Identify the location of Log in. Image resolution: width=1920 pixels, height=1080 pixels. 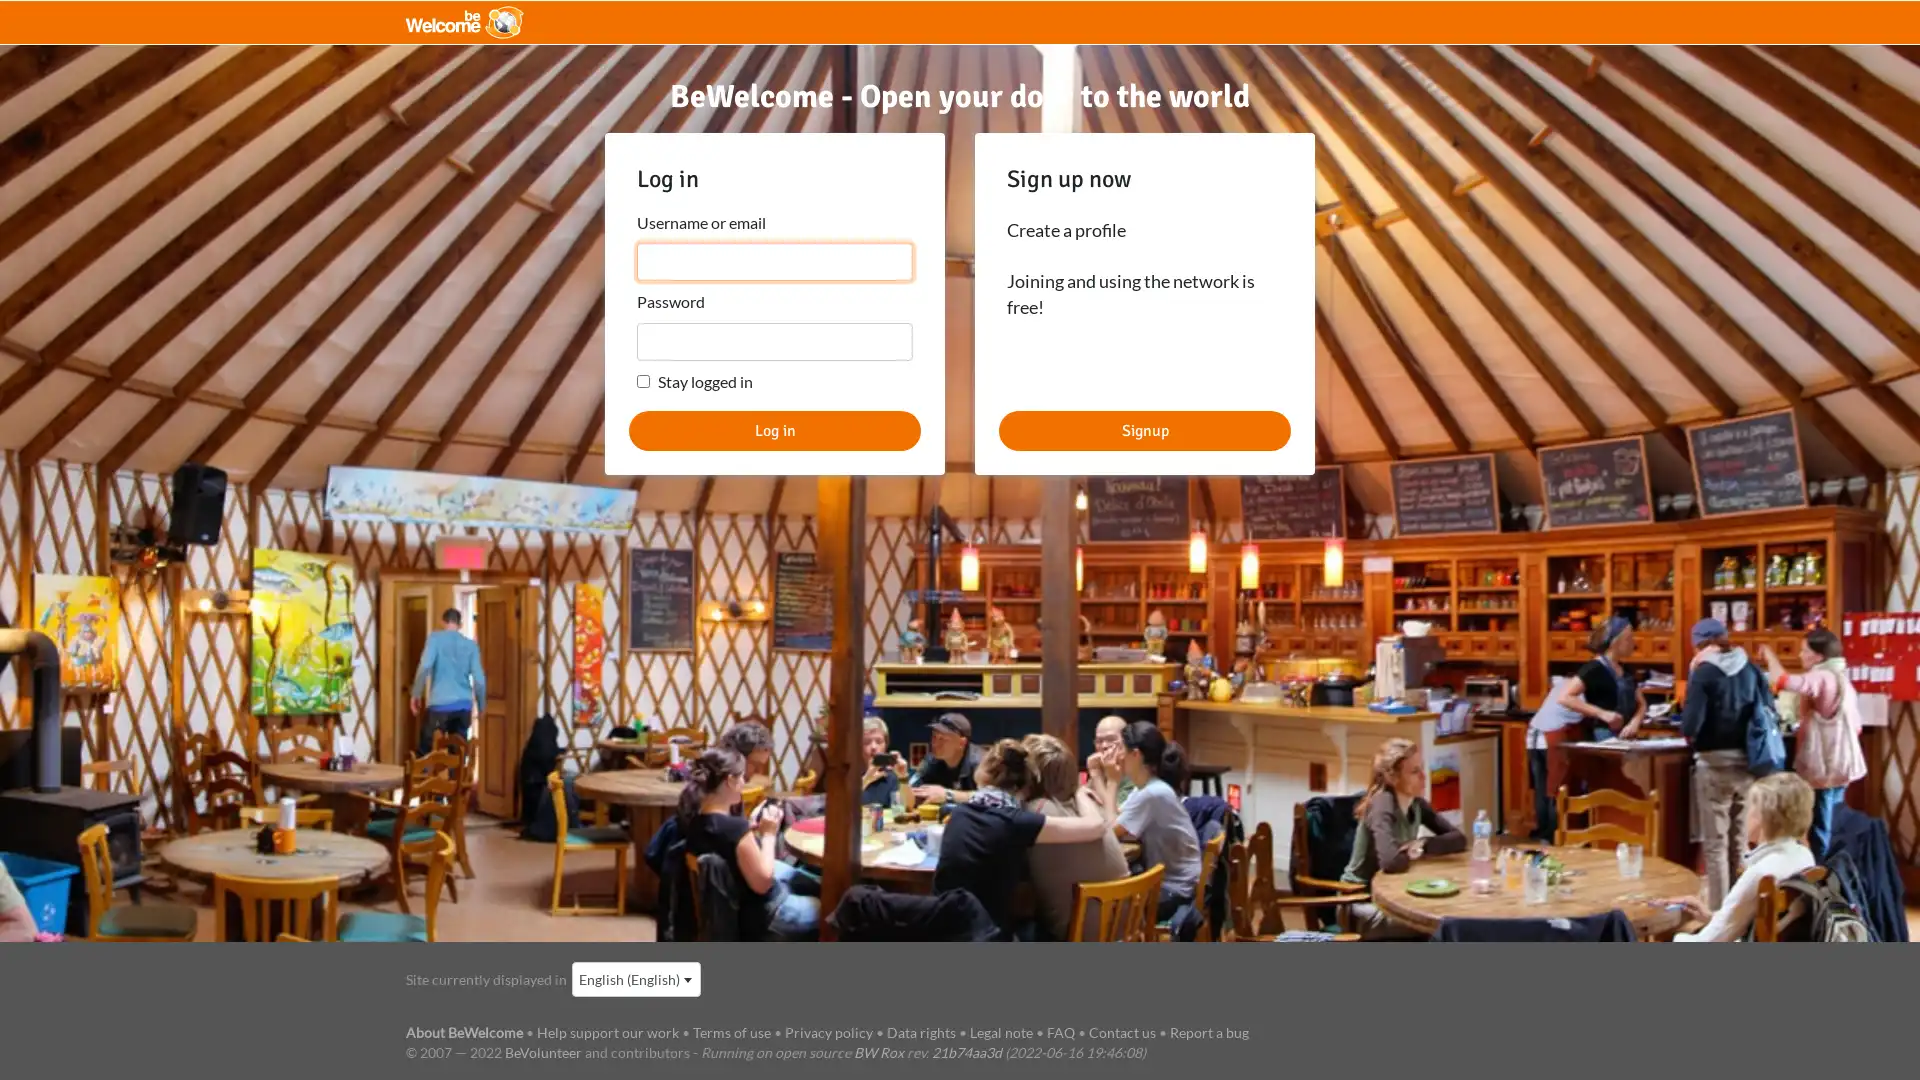
(773, 428).